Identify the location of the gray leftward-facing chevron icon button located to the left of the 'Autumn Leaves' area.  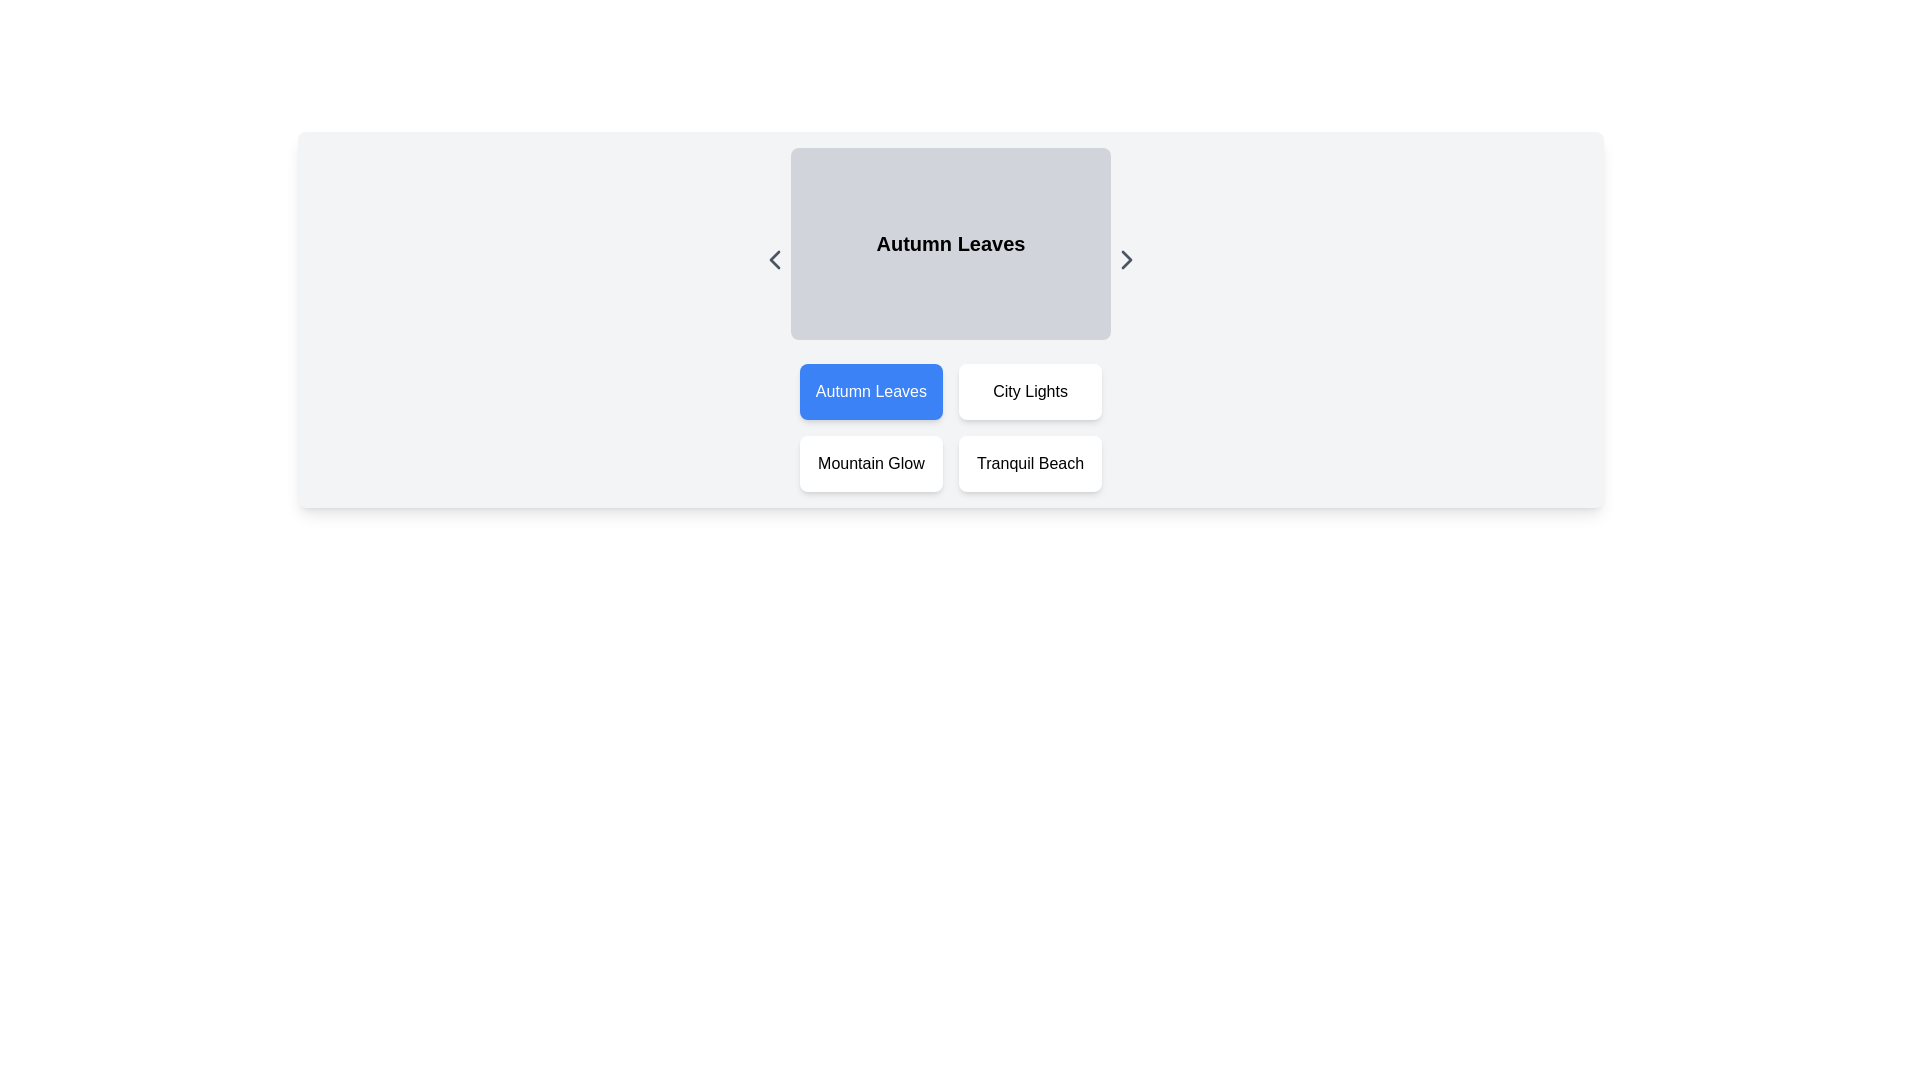
(773, 258).